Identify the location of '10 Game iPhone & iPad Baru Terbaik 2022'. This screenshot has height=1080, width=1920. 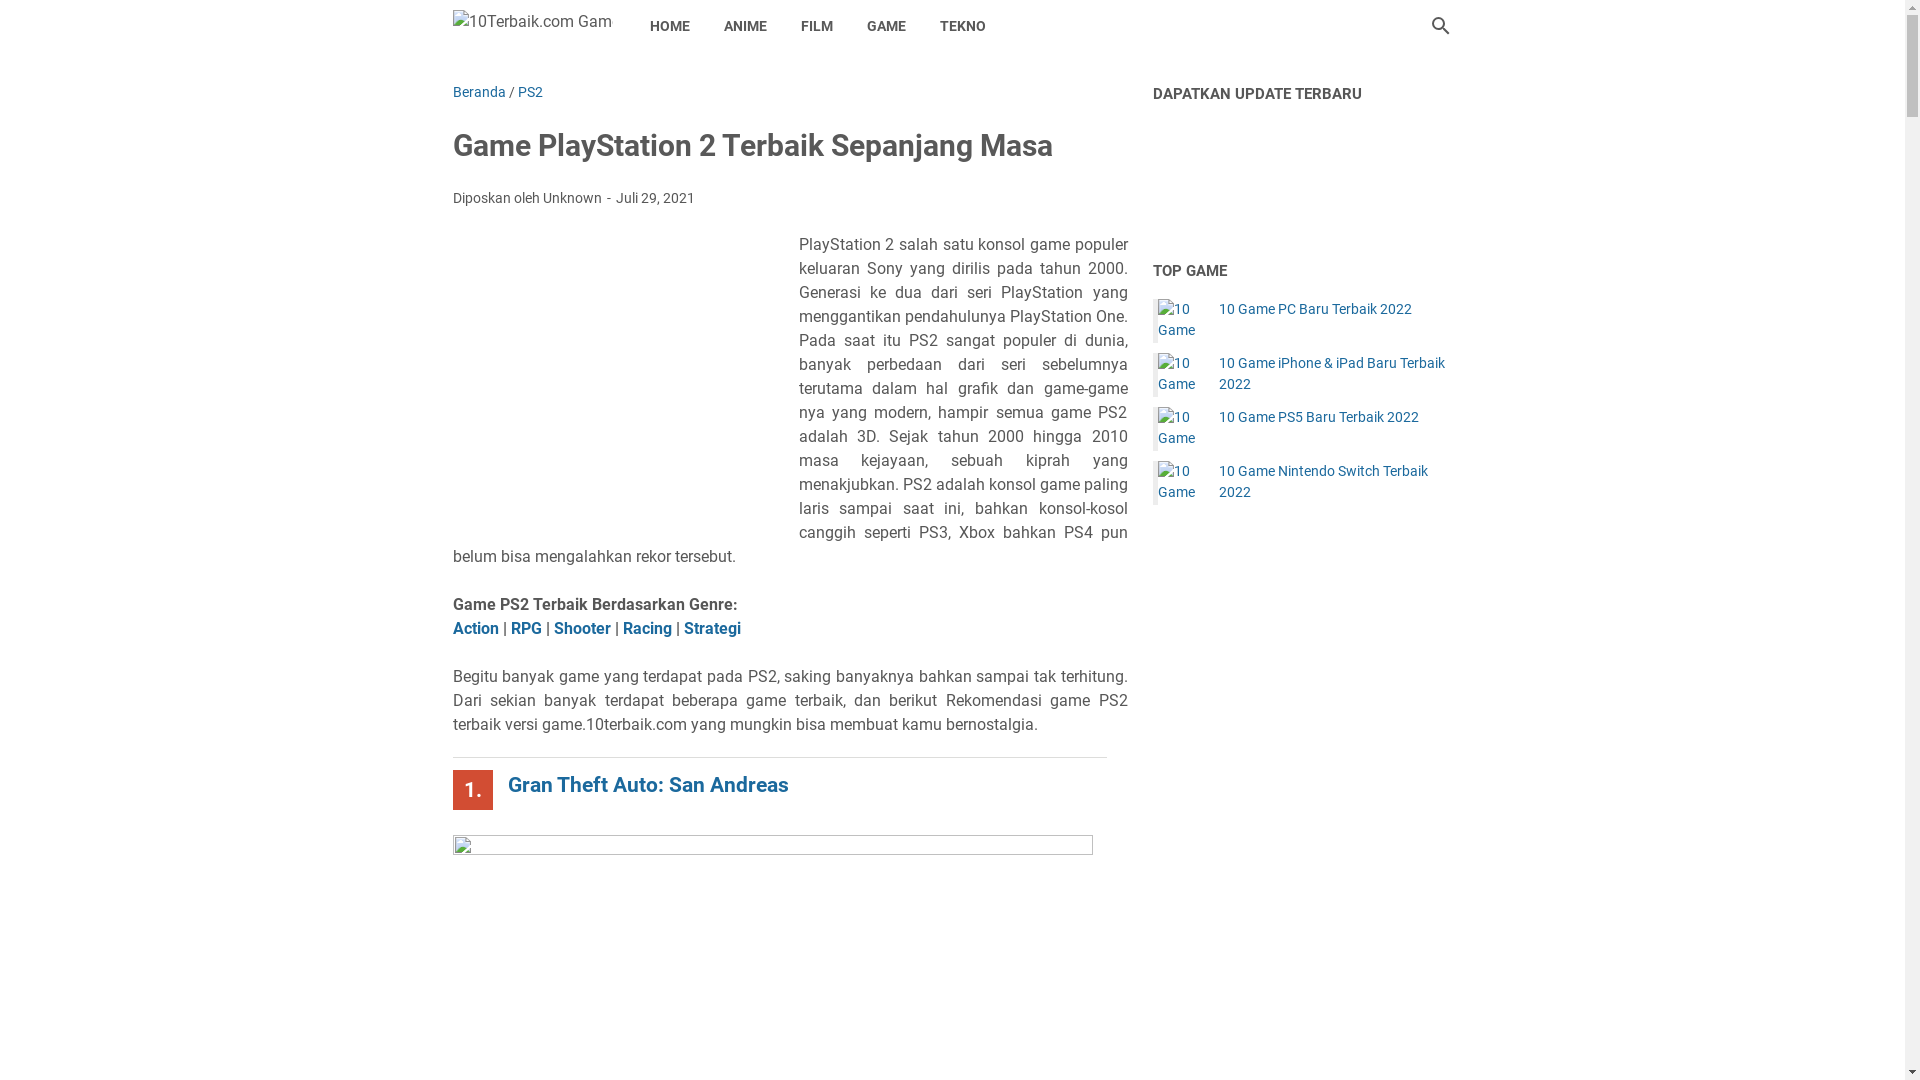
(1217, 374).